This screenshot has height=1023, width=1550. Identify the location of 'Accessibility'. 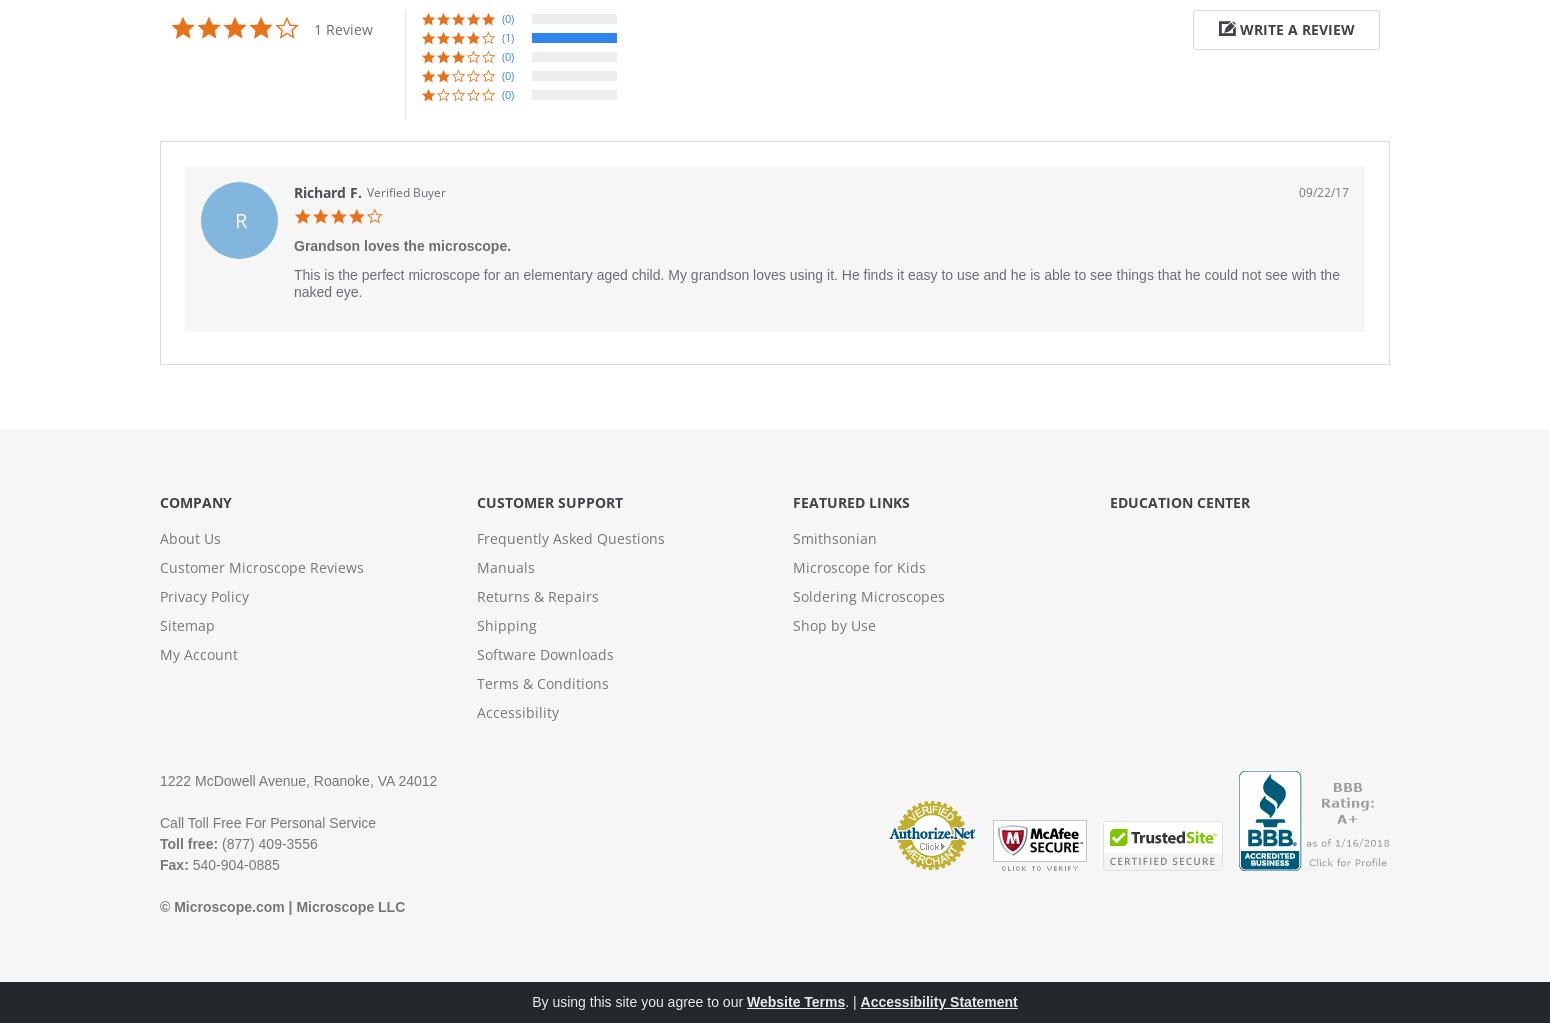
(475, 712).